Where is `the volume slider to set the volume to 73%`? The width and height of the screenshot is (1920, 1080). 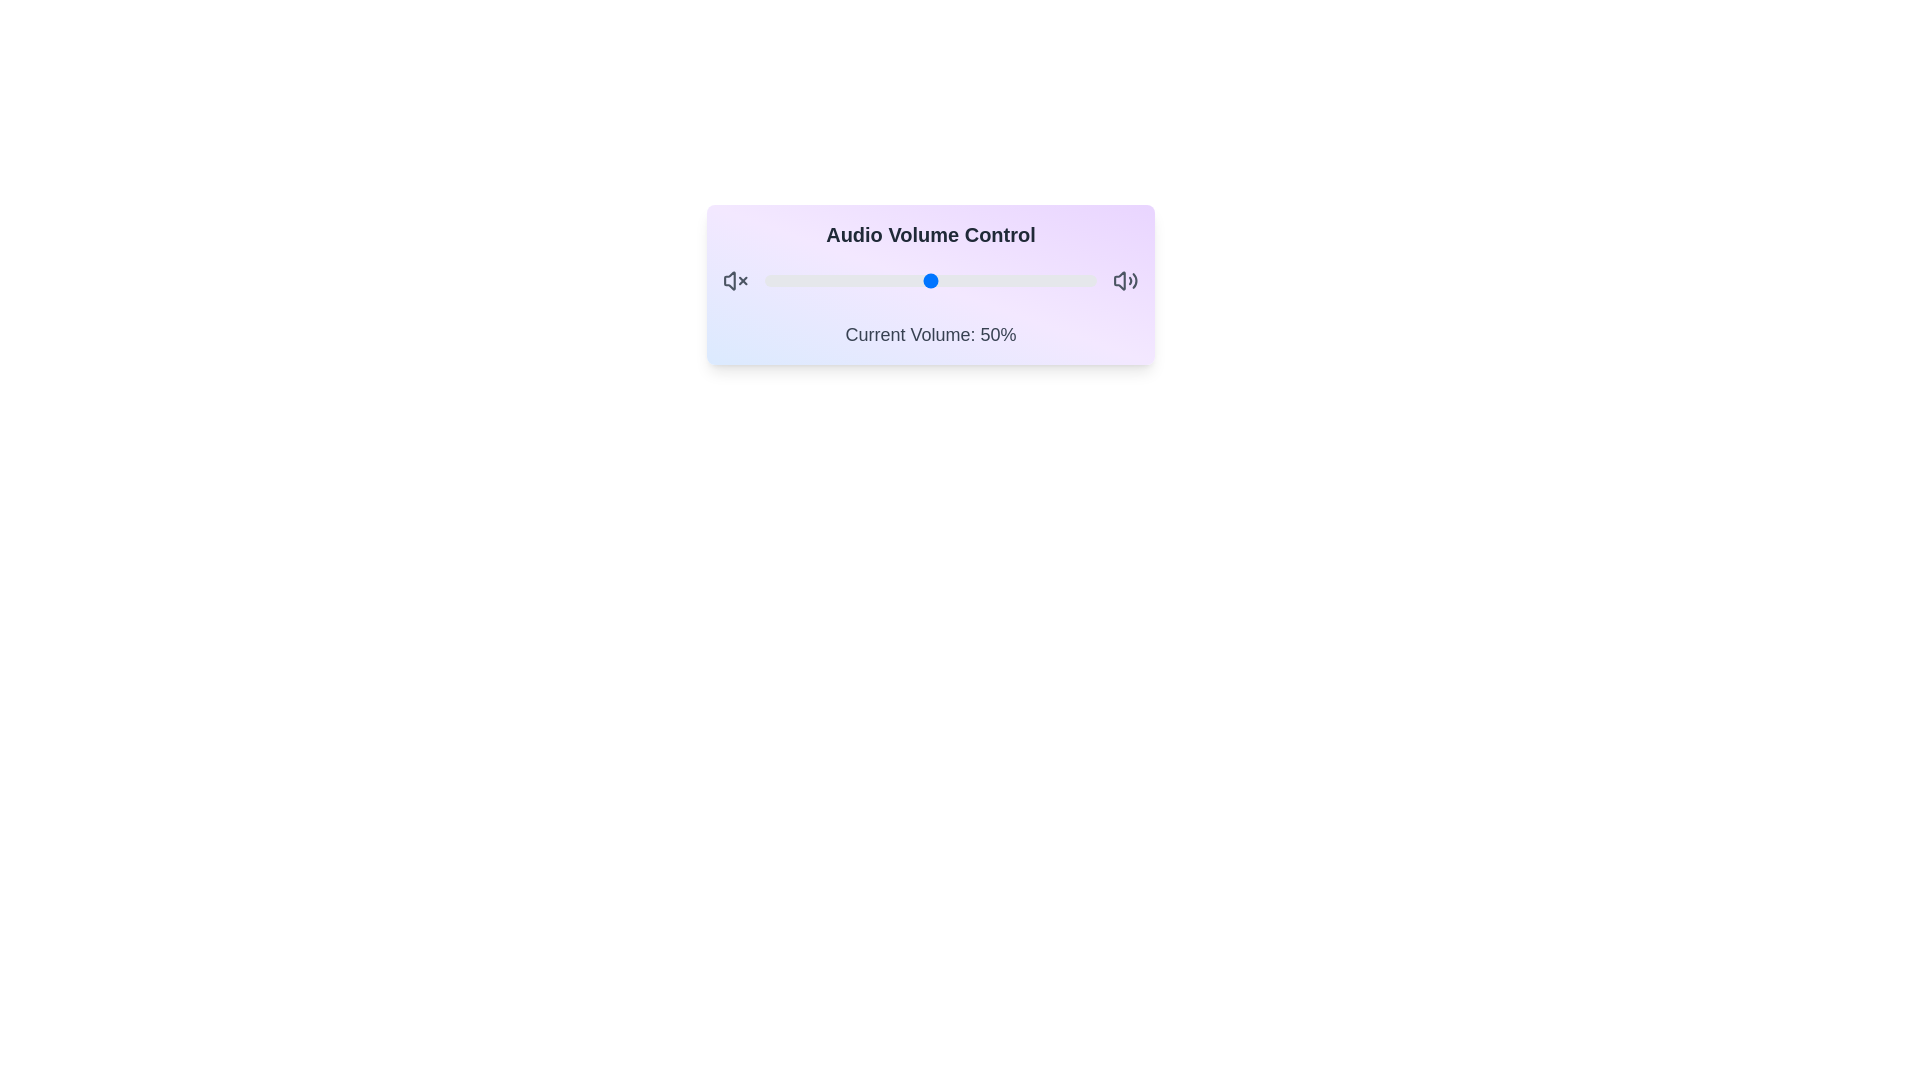 the volume slider to set the volume to 73% is located at coordinates (1007, 281).